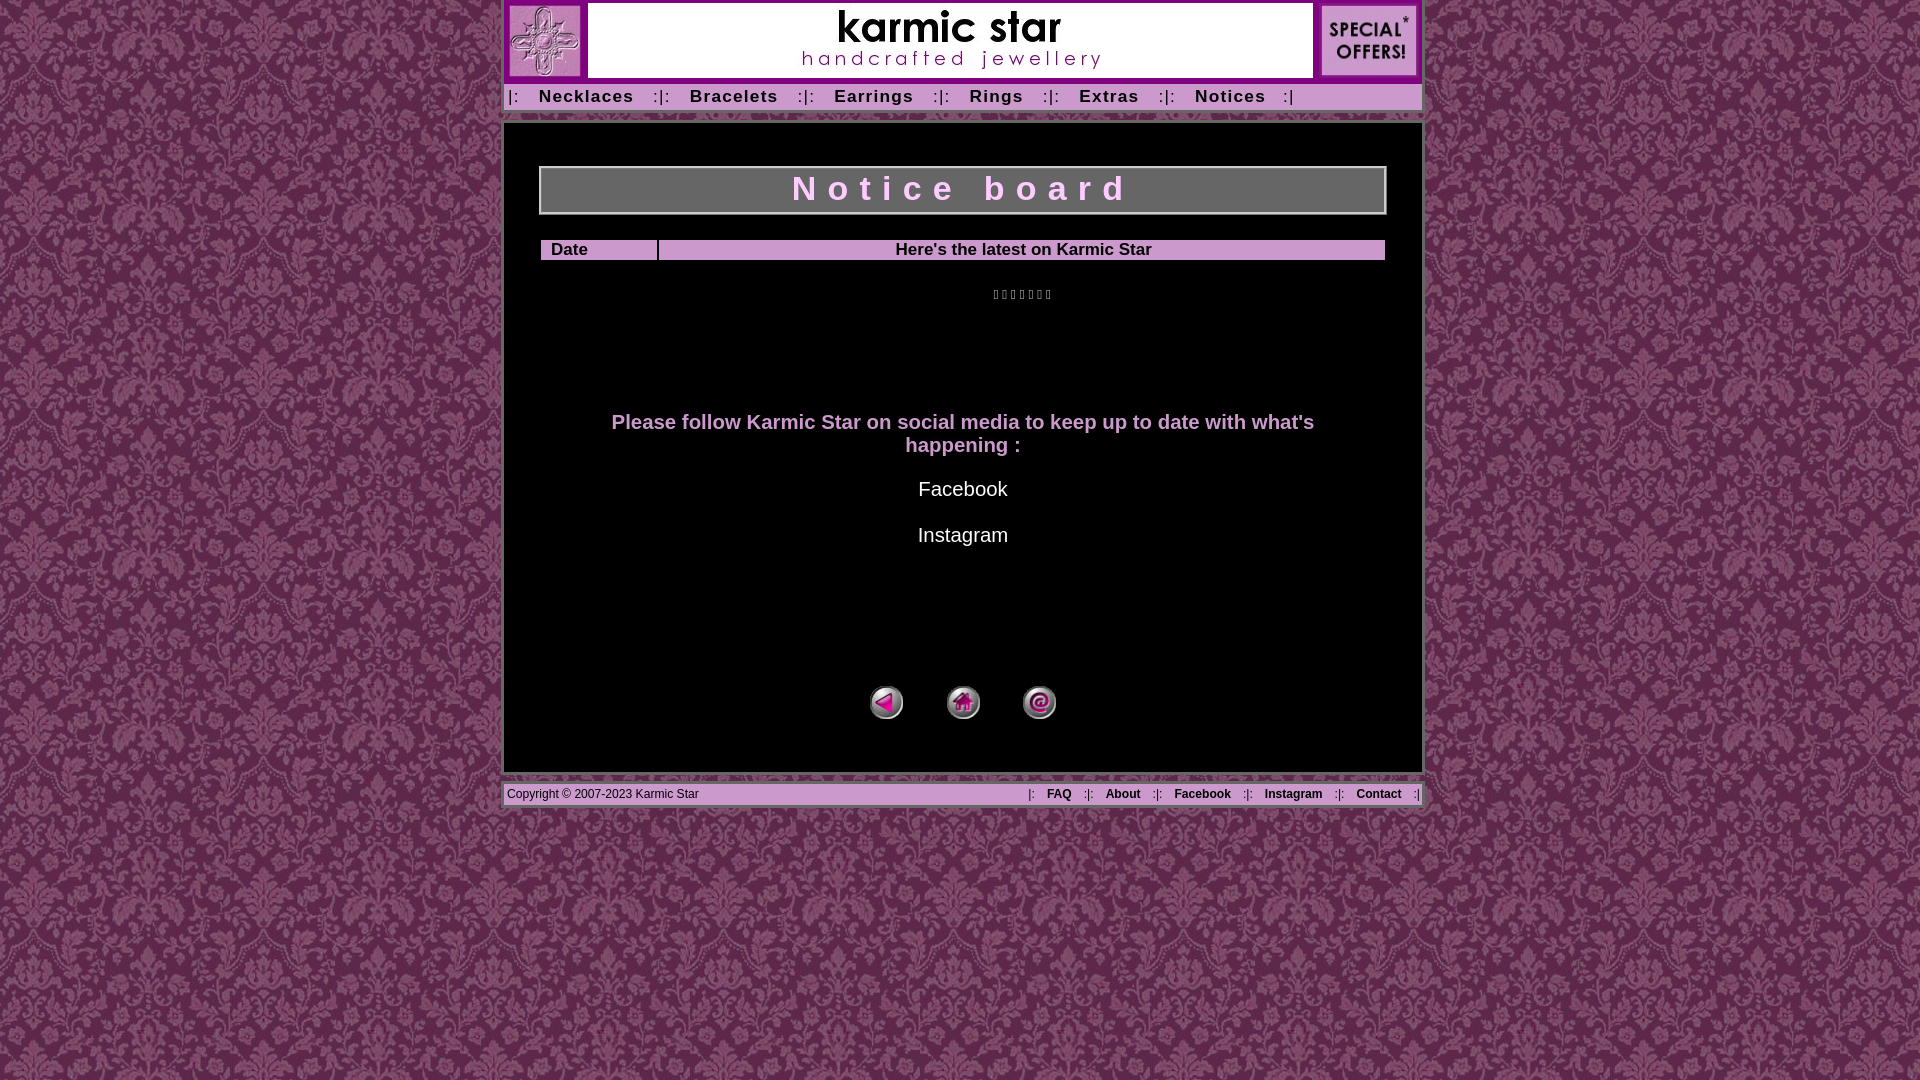 The width and height of the screenshot is (1920, 1080). What do you see at coordinates (1294, 793) in the screenshot?
I see `'Instagram'` at bounding box center [1294, 793].